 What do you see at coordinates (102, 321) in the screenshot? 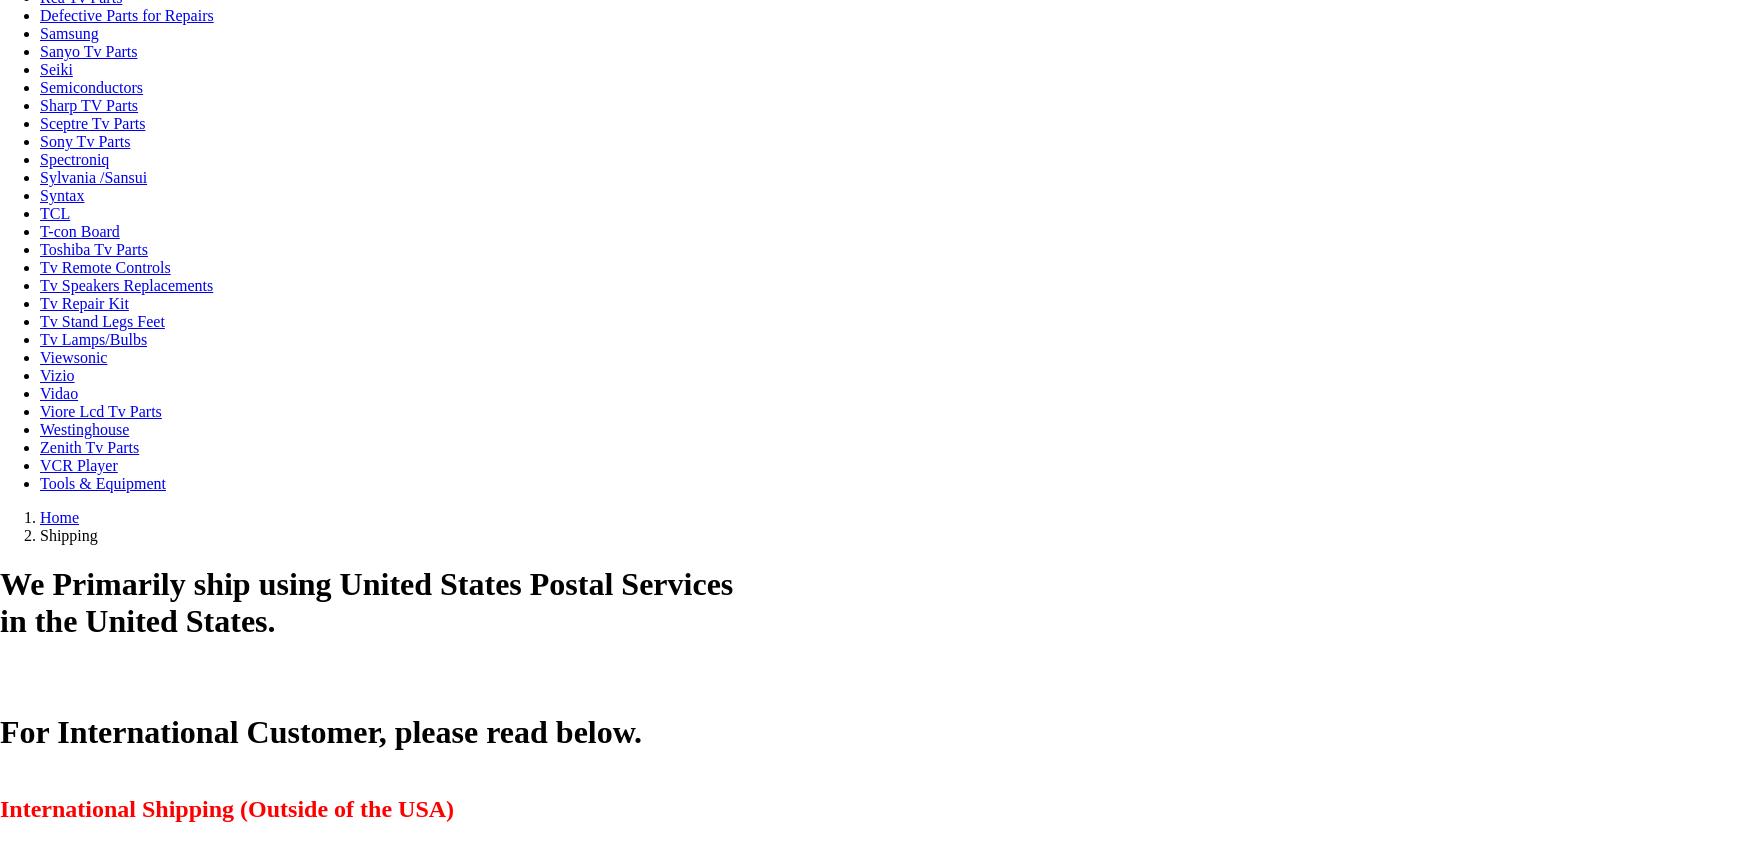
I see `'Tv Stand Legs Feet'` at bounding box center [102, 321].